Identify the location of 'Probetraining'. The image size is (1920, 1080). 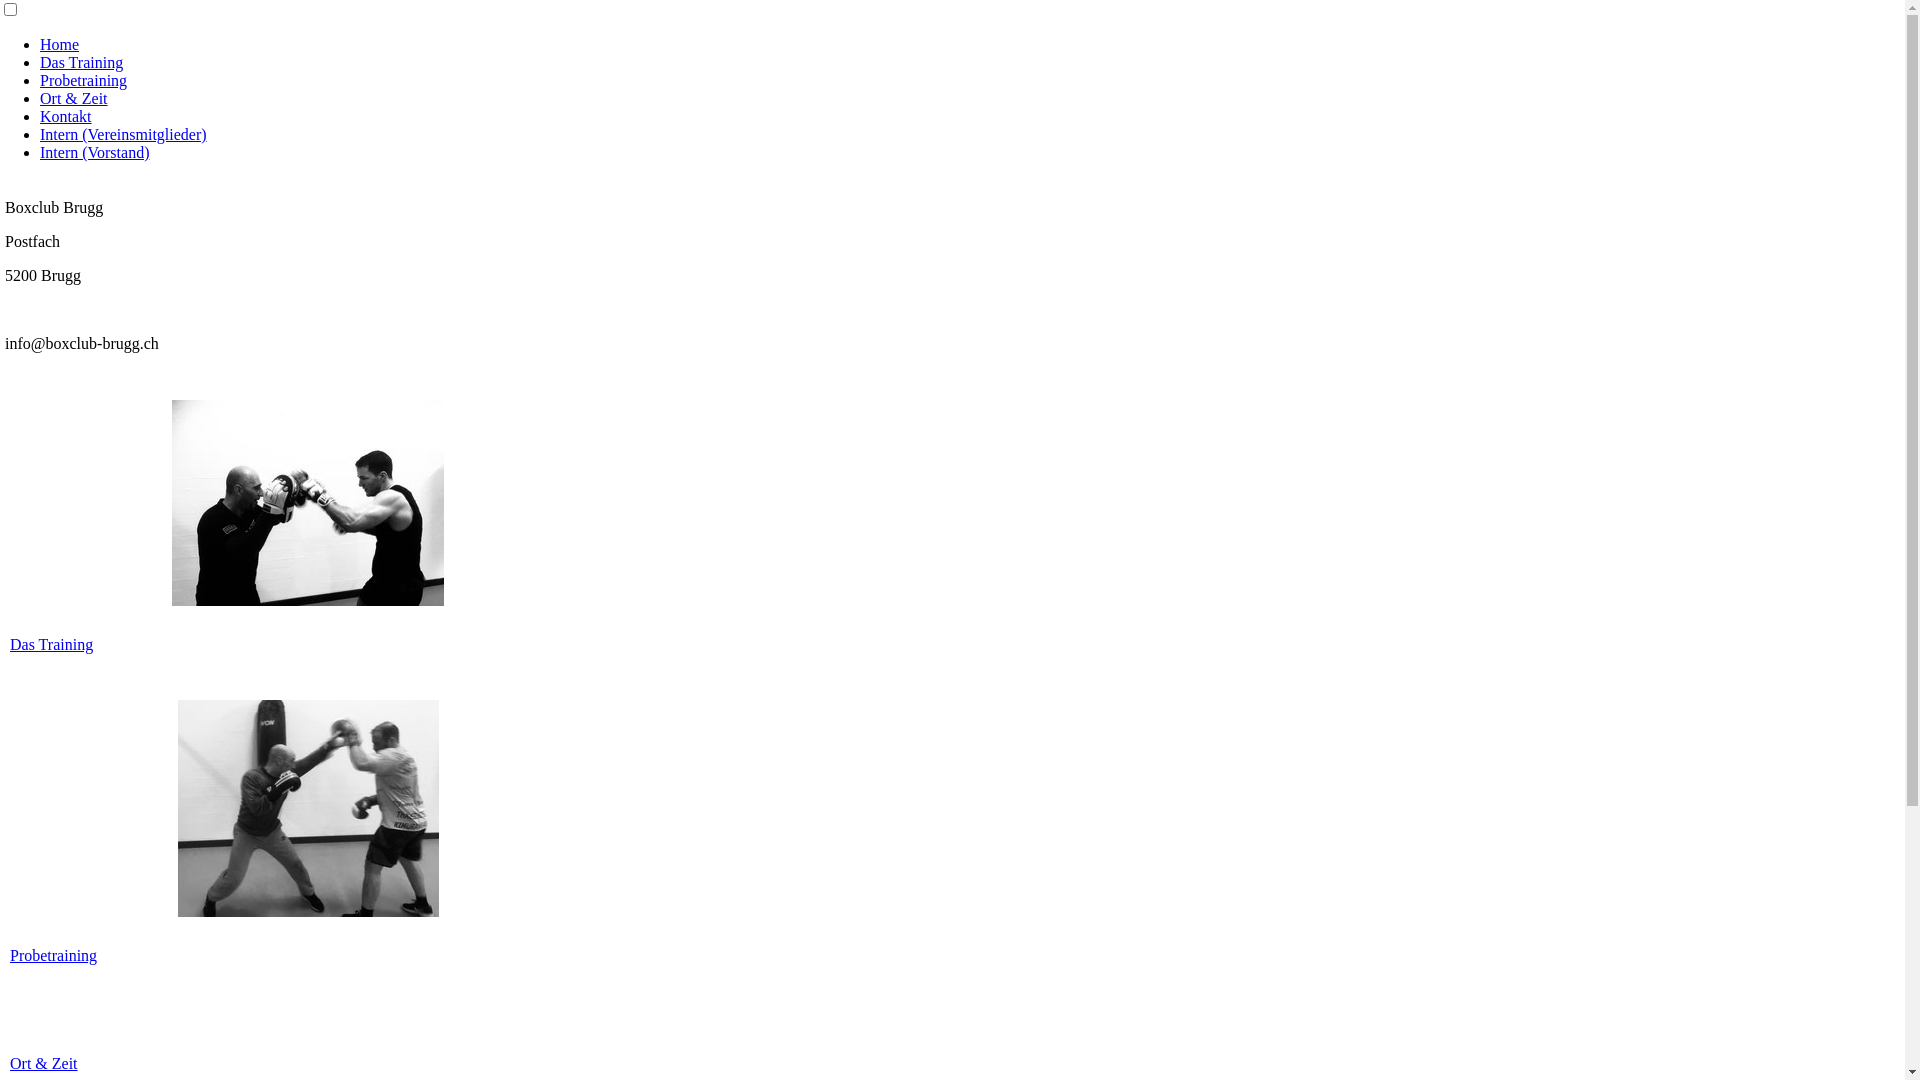
(53, 954).